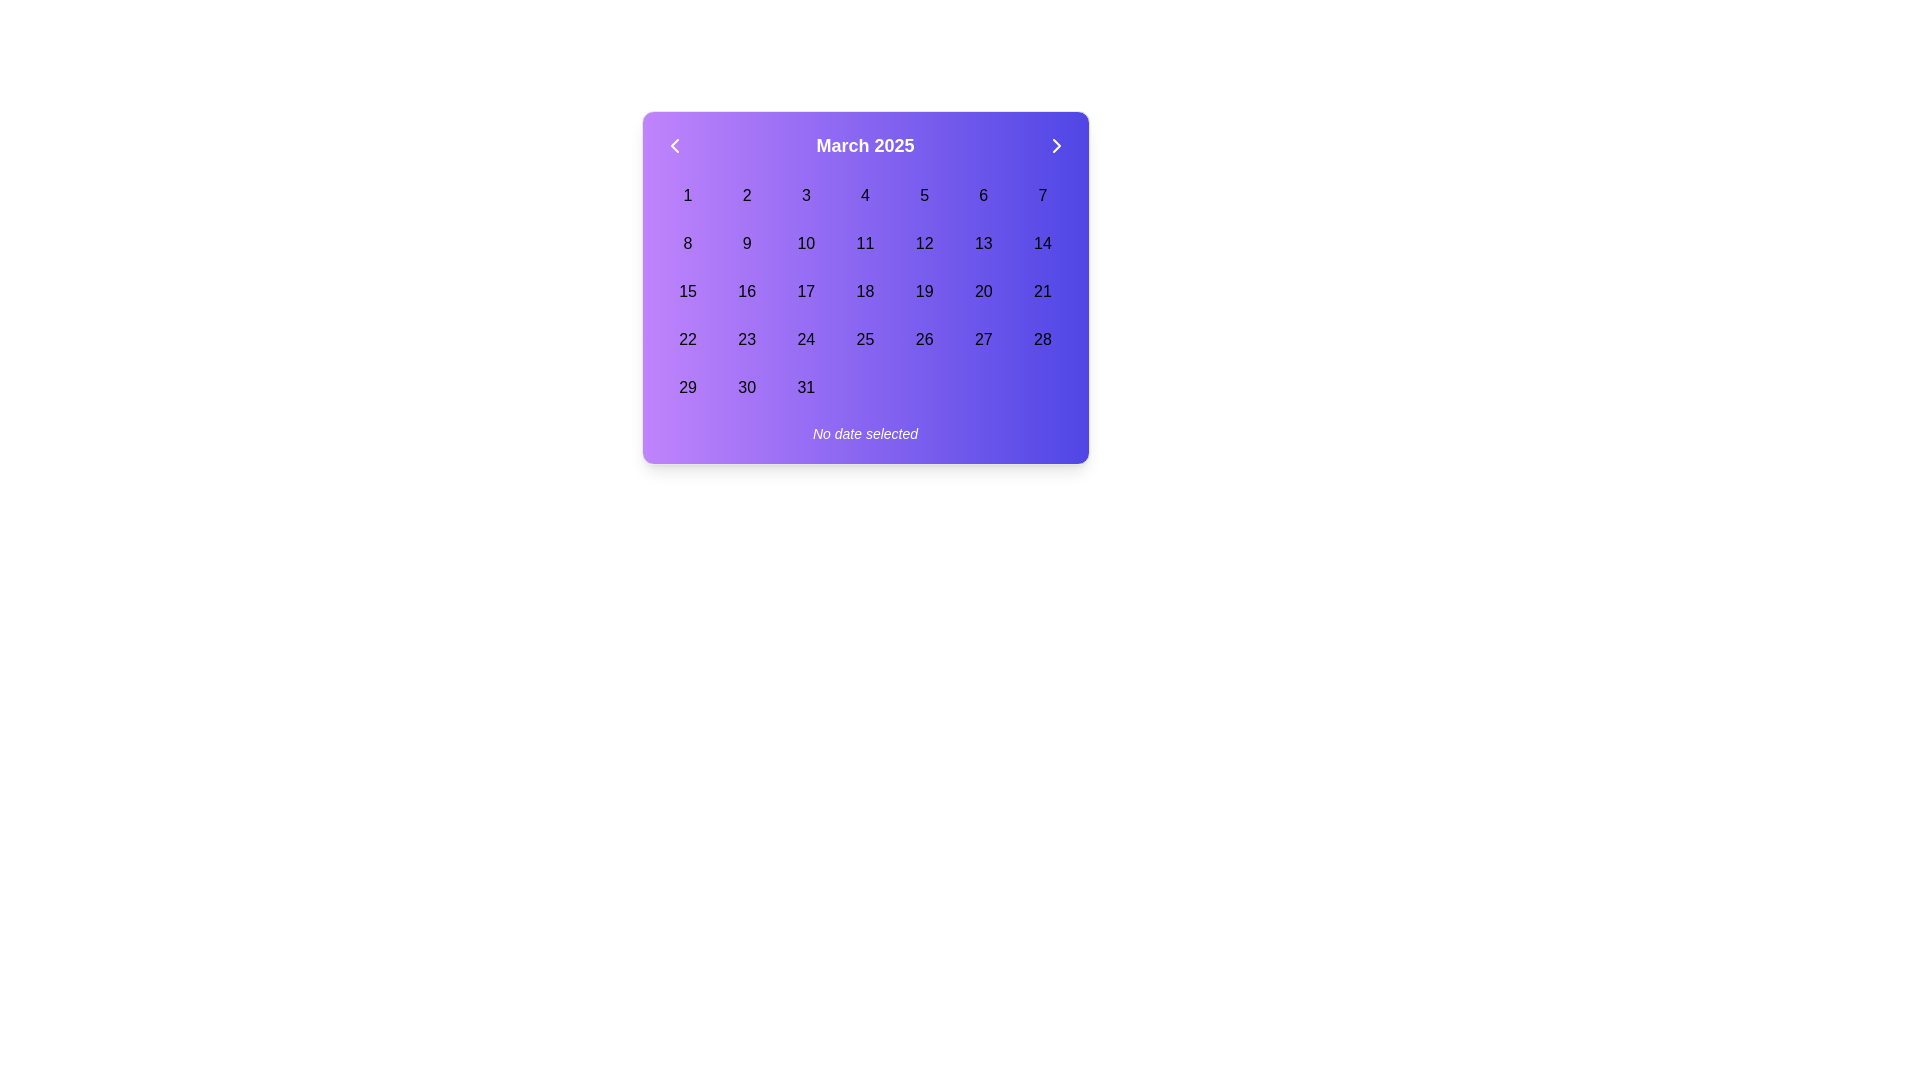 This screenshot has height=1080, width=1920. I want to click on the circular button displaying the date '22' in the March 2025 calendar, so click(688, 338).